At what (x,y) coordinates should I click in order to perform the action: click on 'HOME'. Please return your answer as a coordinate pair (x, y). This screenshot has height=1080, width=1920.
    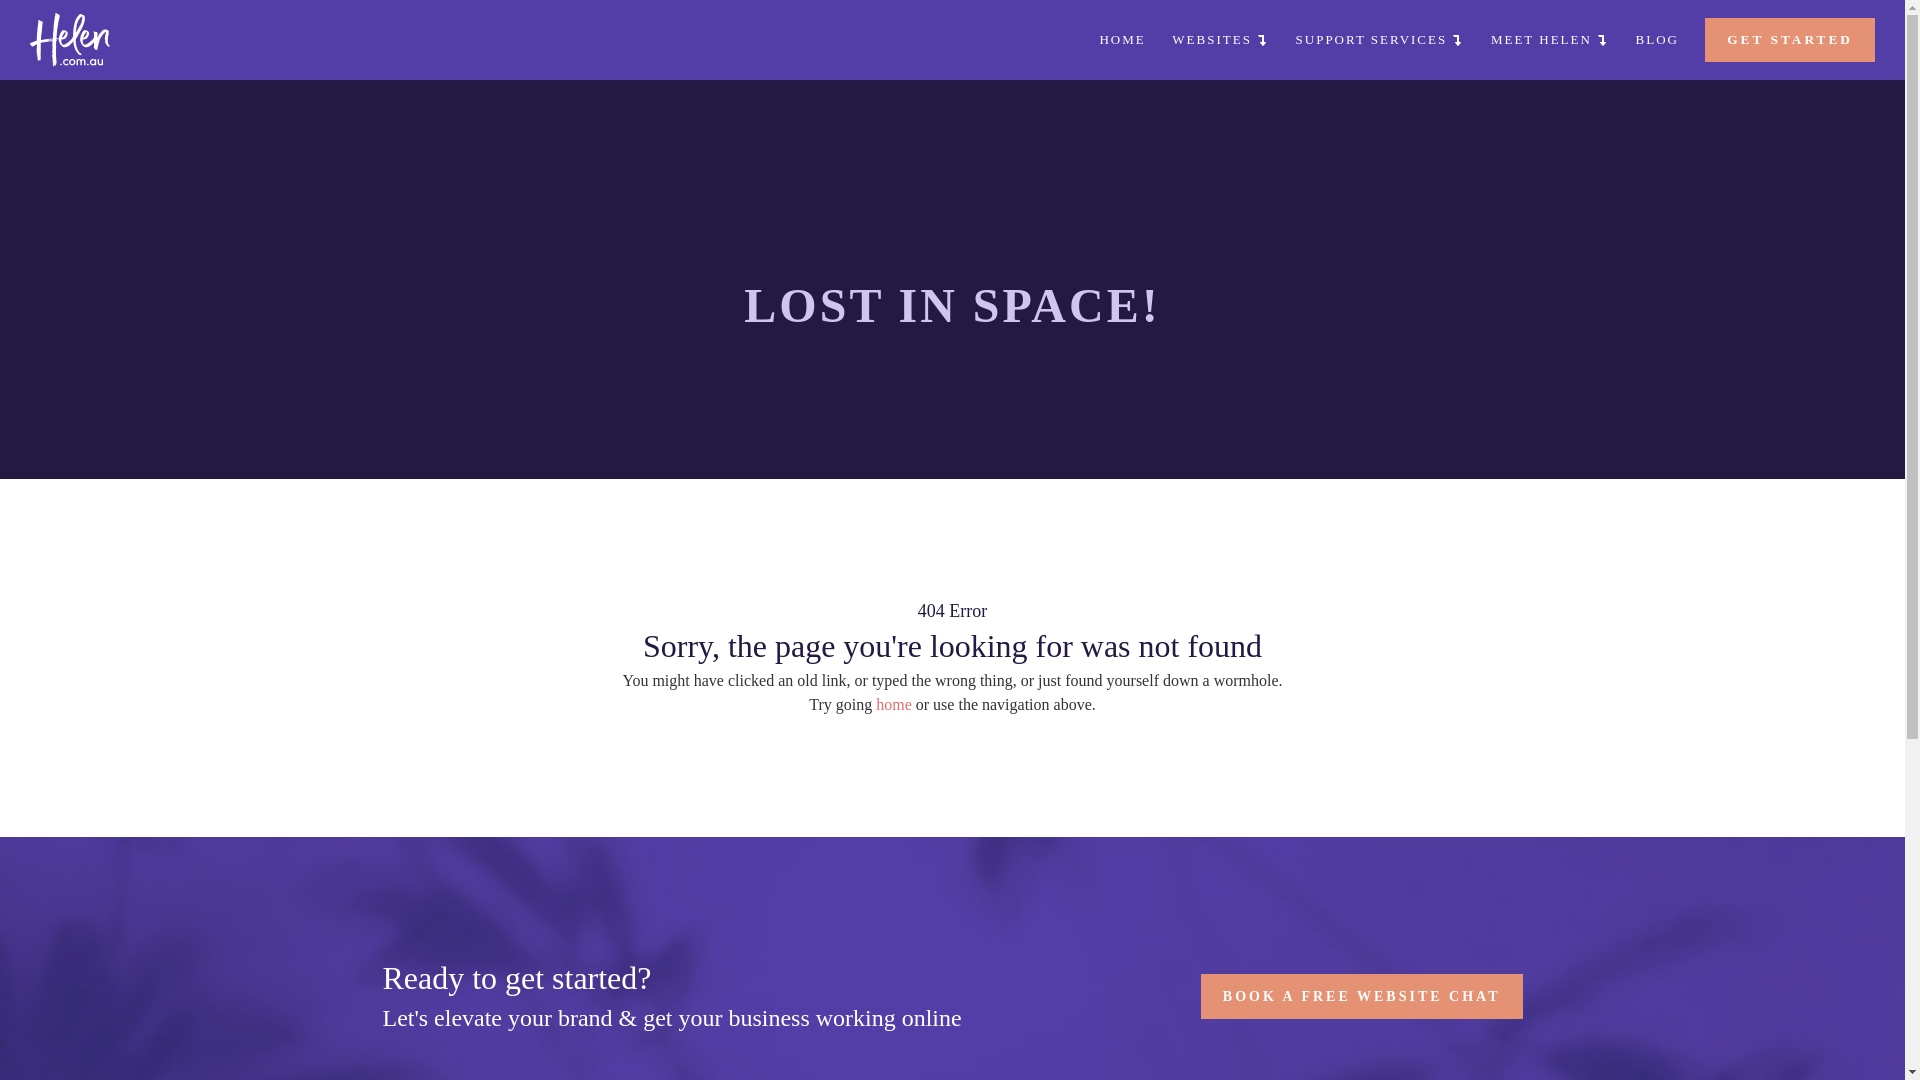
    Looking at the image, I should click on (1173, 39).